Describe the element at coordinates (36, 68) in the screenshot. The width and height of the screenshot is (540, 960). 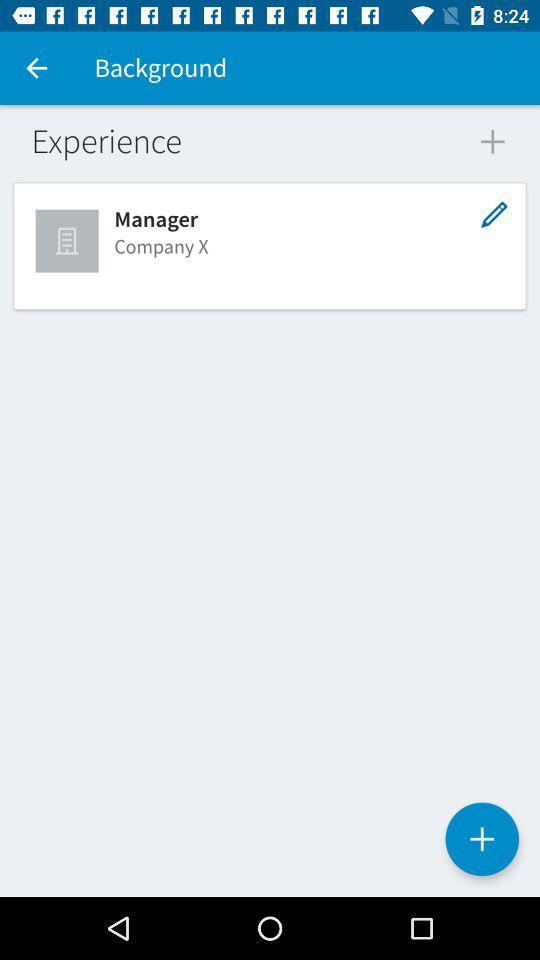
I see `the item next to the background icon` at that location.